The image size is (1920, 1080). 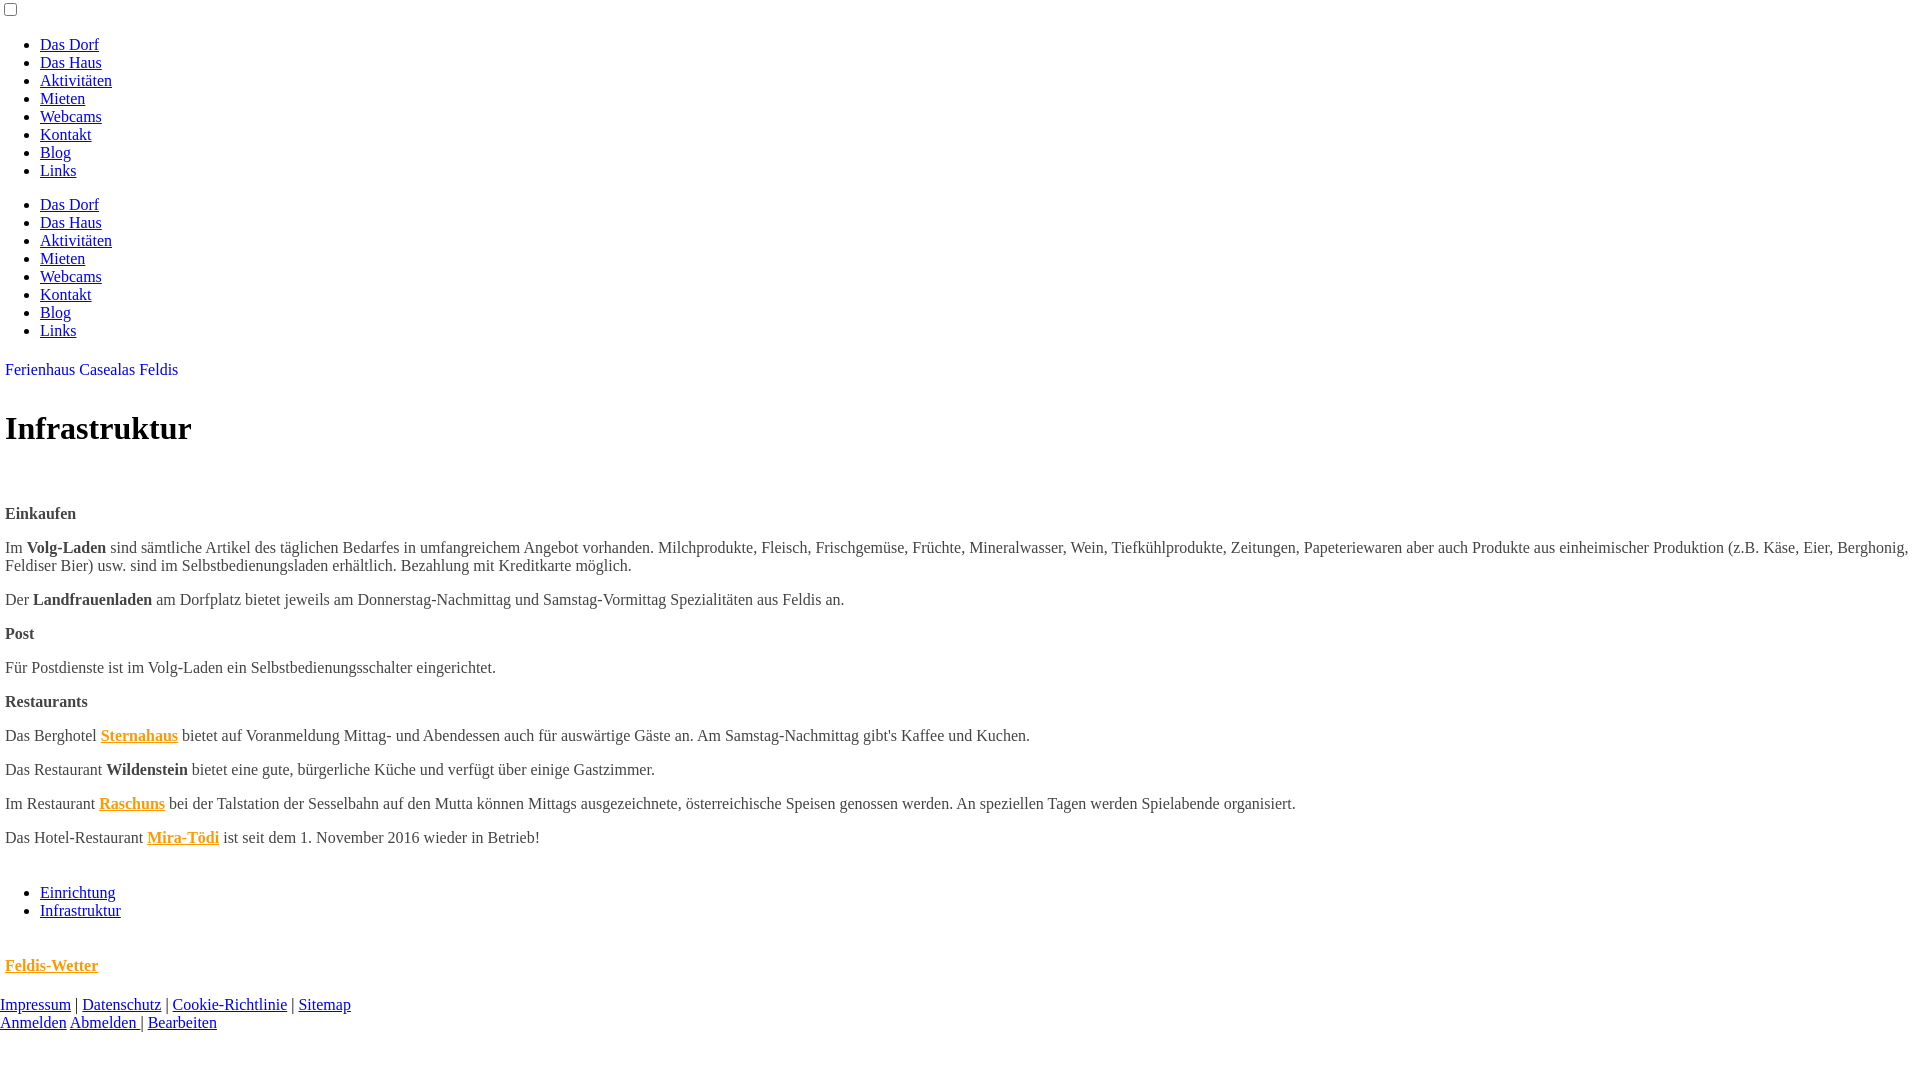 I want to click on 'Impressum', so click(x=35, y=1004).